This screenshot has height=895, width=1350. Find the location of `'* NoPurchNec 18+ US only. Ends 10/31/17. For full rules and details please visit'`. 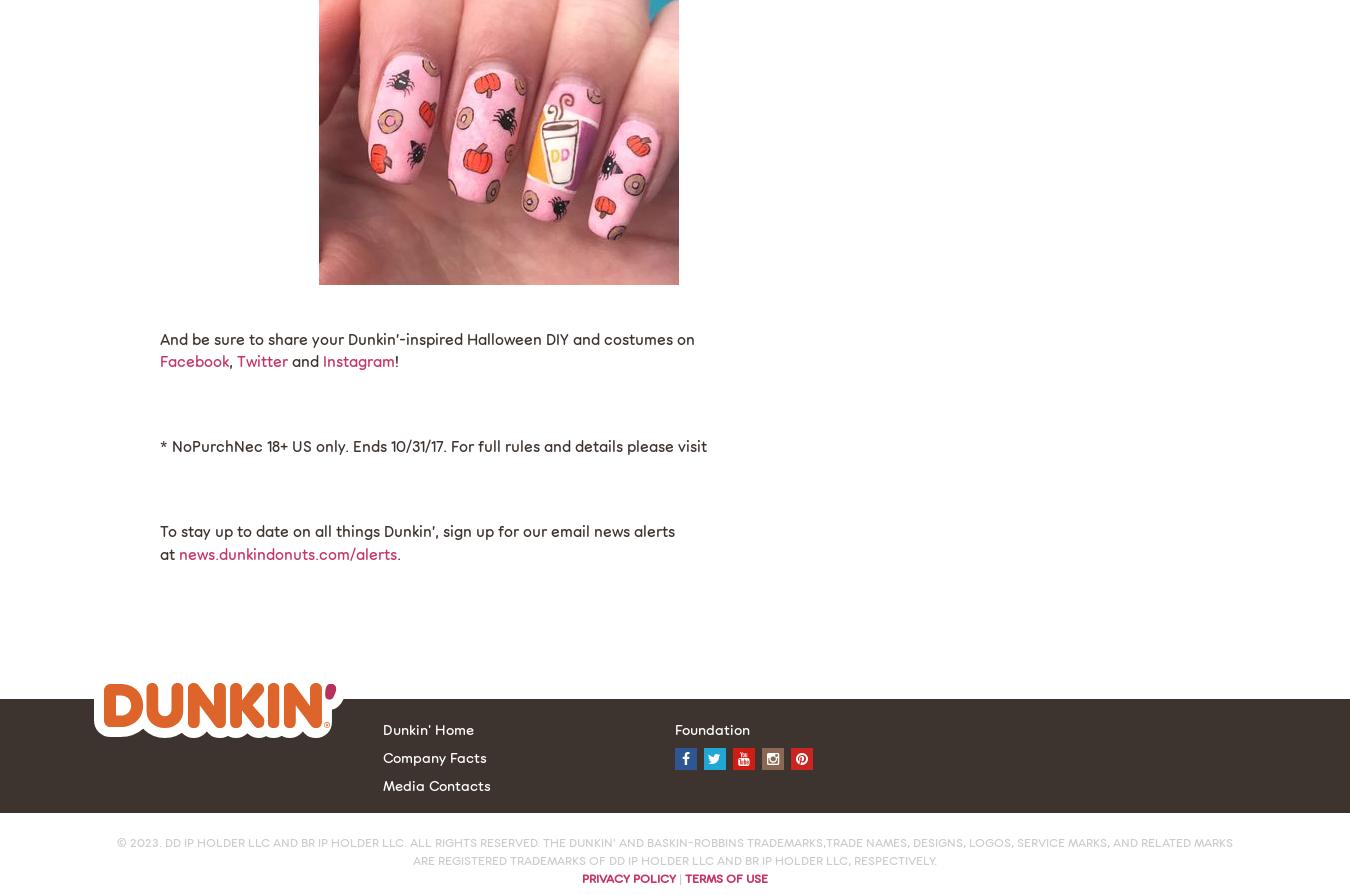

'* NoPurchNec 18+ US only. Ends 10/31/17. For full rules and details please visit' is located at coordinates (159, 445).